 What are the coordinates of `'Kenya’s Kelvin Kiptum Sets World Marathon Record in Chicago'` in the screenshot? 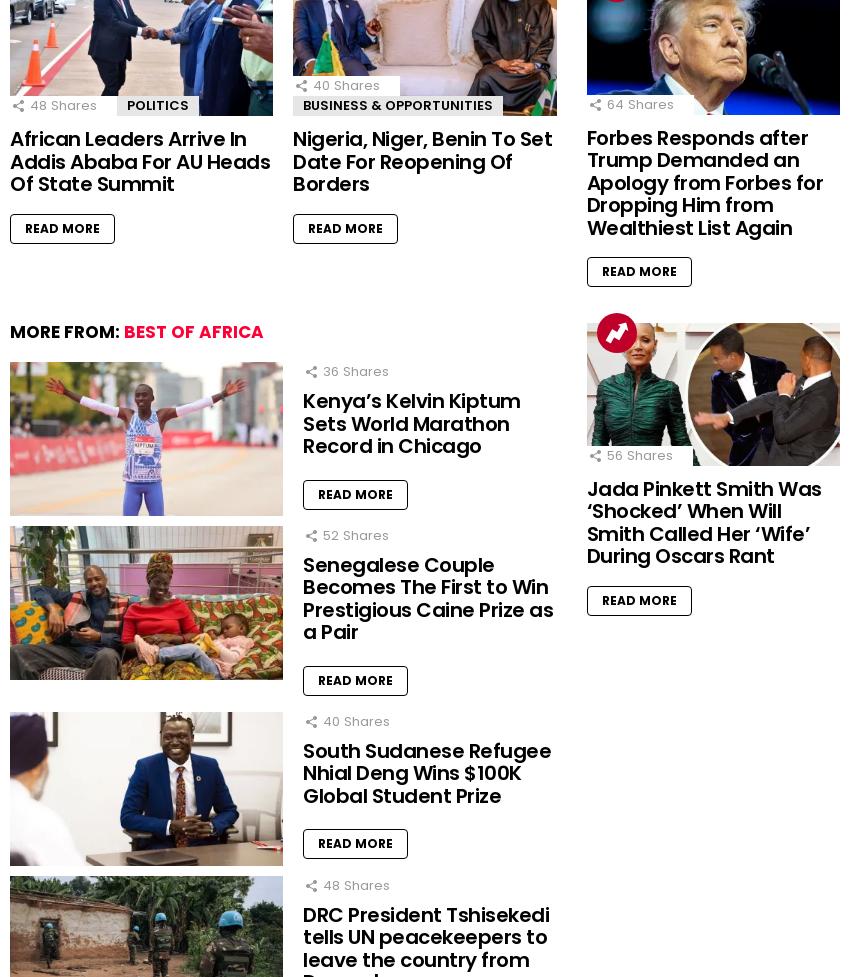 It's located at (303, 423).